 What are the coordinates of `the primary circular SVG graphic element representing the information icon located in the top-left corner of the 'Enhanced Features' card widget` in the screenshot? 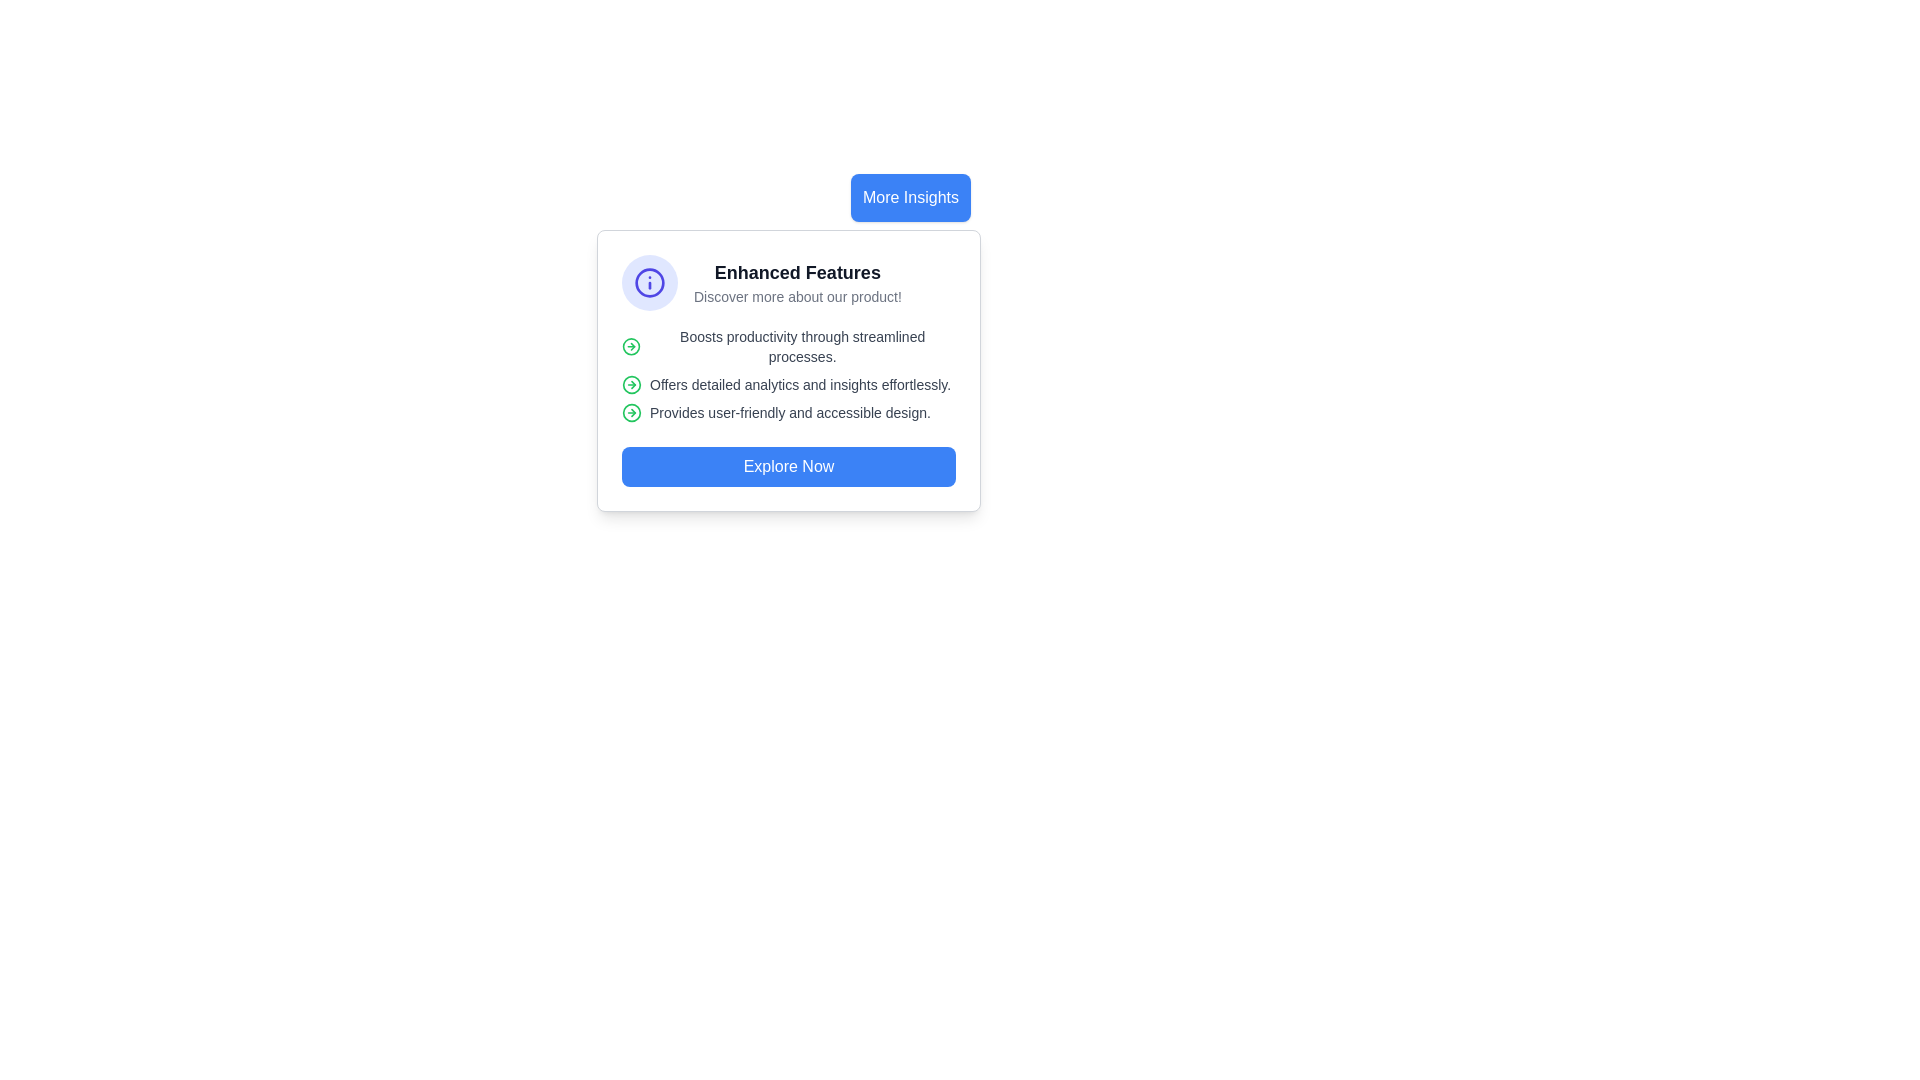 It's located at (649, 282).